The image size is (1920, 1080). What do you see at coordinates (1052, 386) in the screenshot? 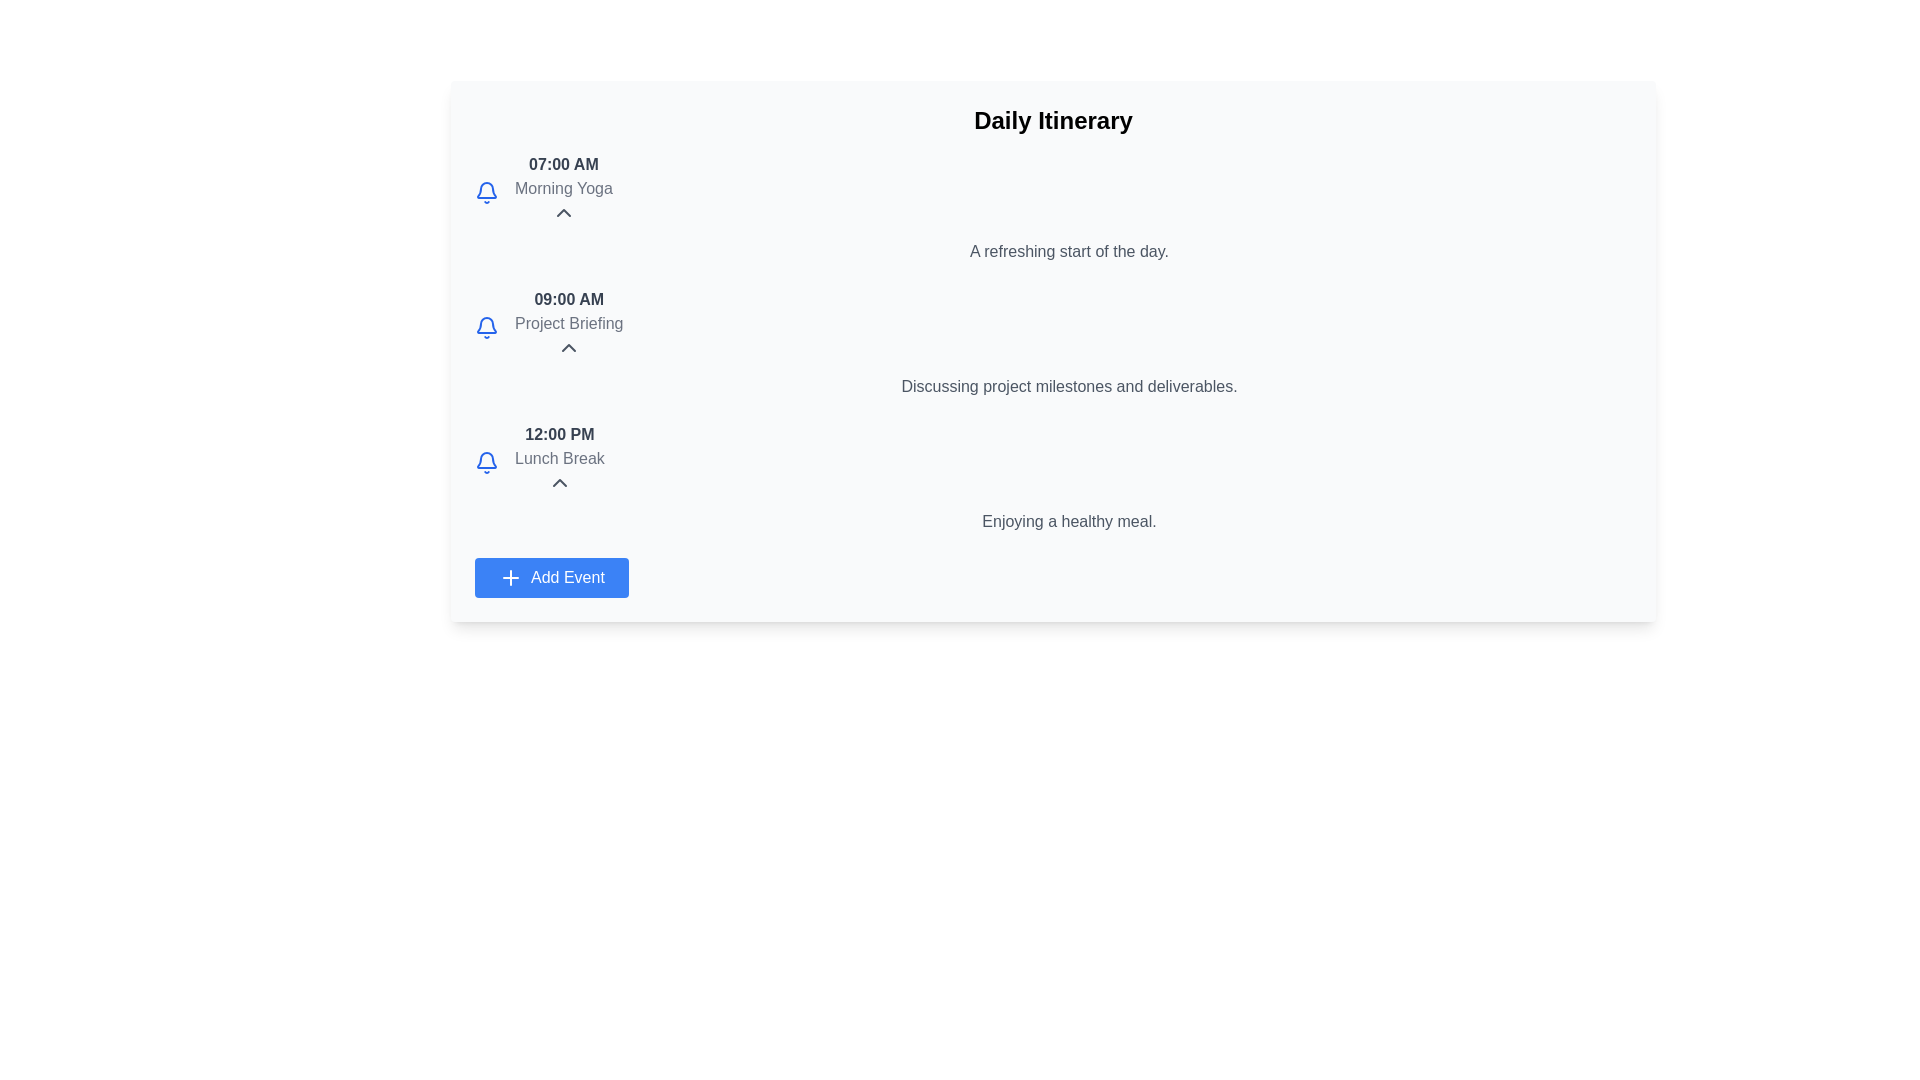
I see `the text element displaying 'Discussing project milestones and deliverables.'` at bounding box center [1052, 386].